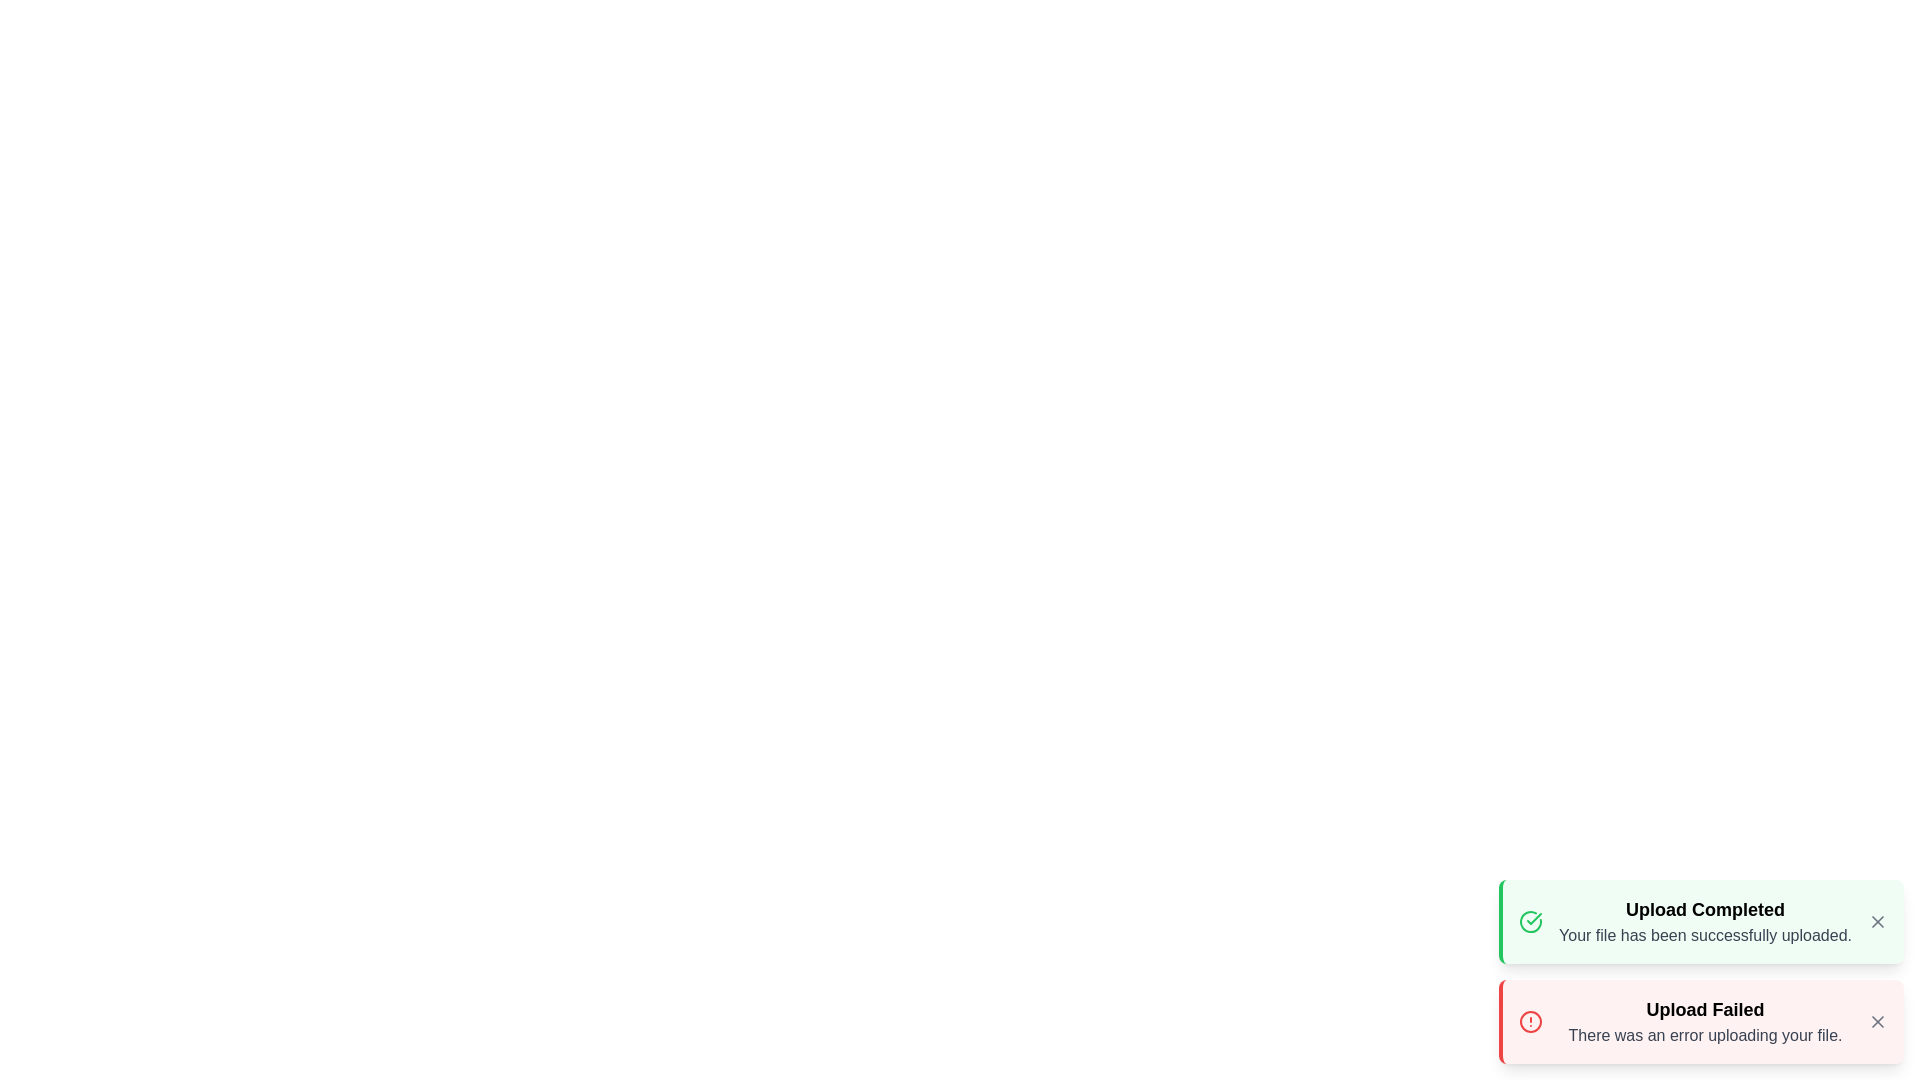 This screenshot has width=1920, height=1080. Describe the element at coordinates (1704, 921) in the screenshot. I see `the informational text block displaying 'Upload Completed' in the success notification for feedback` at that location.